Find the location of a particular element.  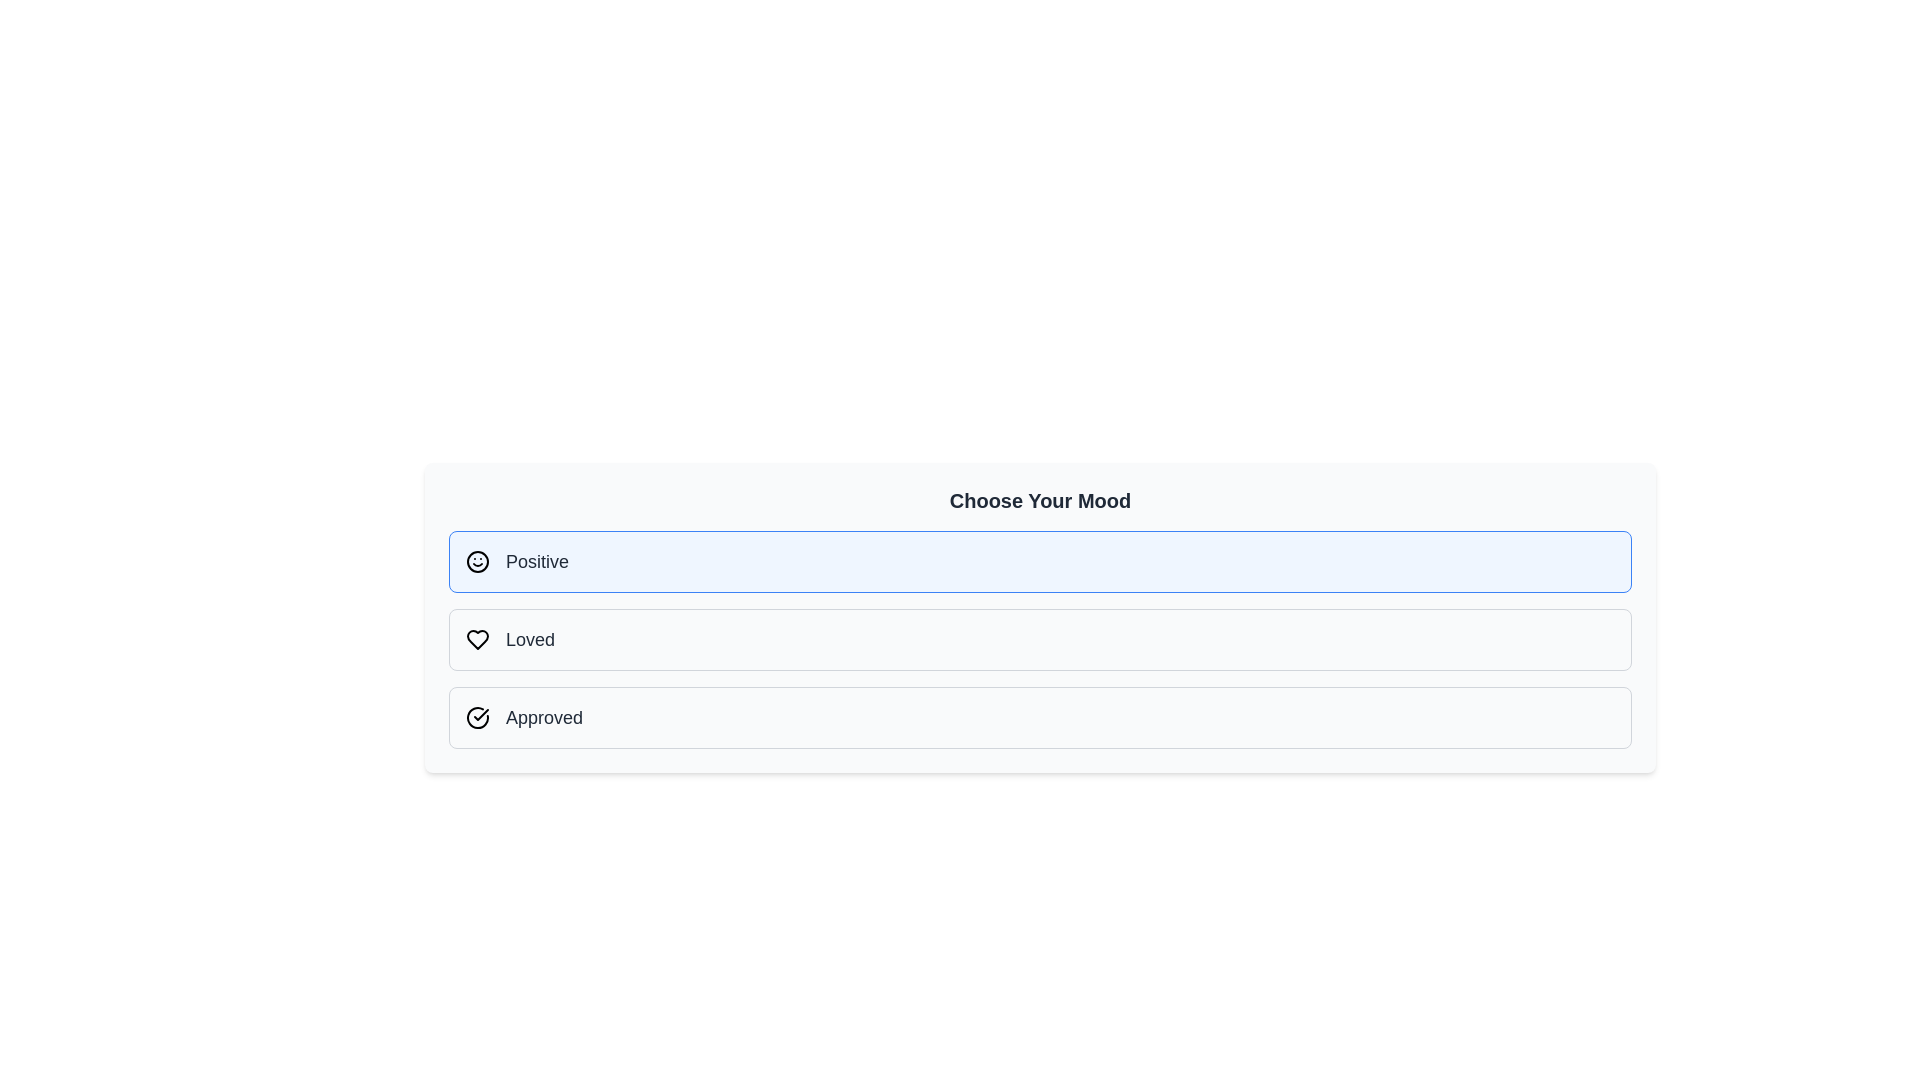

the text label 'Approved' located in the third row of the 'Choose Your Mood' options list, positioned to the right of the checkmark icon is located at coordinates (544, 716).